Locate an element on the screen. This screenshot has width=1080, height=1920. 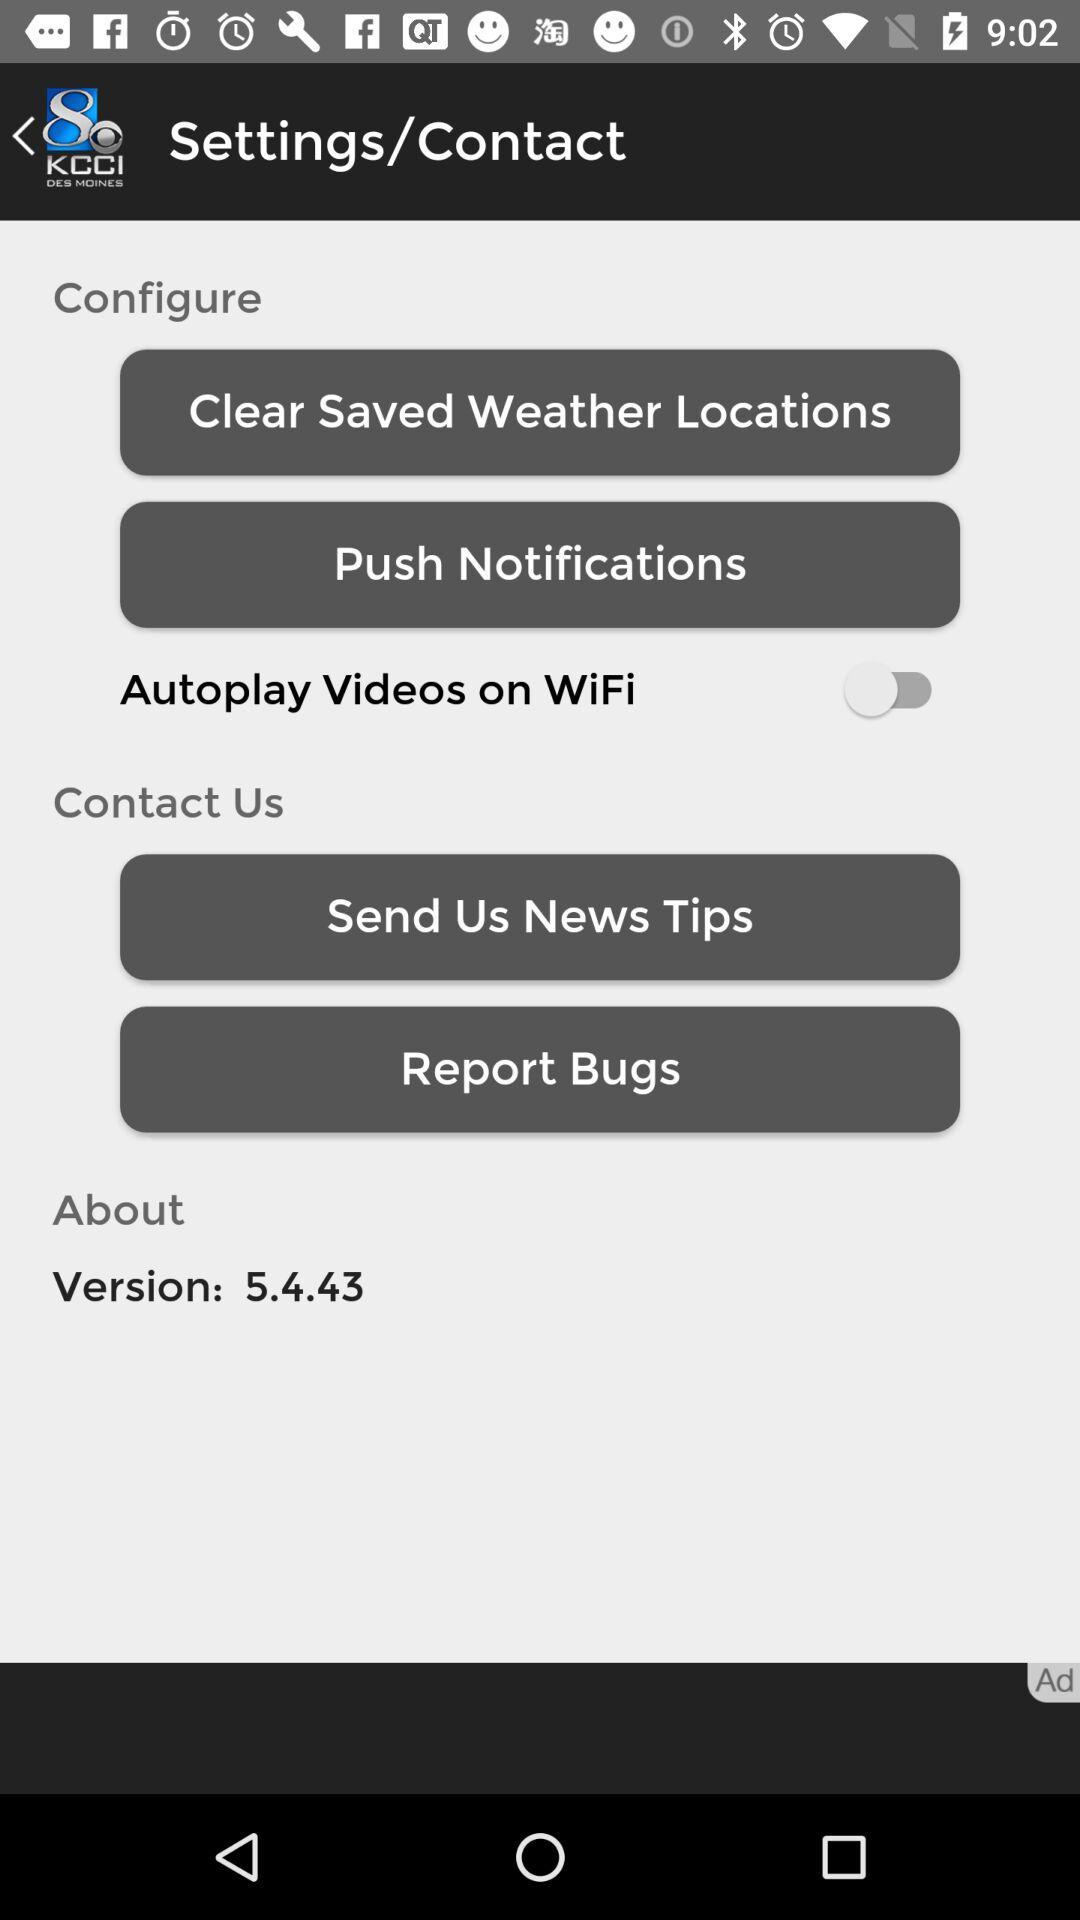
the item below about icon is located at coordinates (137, 1286).